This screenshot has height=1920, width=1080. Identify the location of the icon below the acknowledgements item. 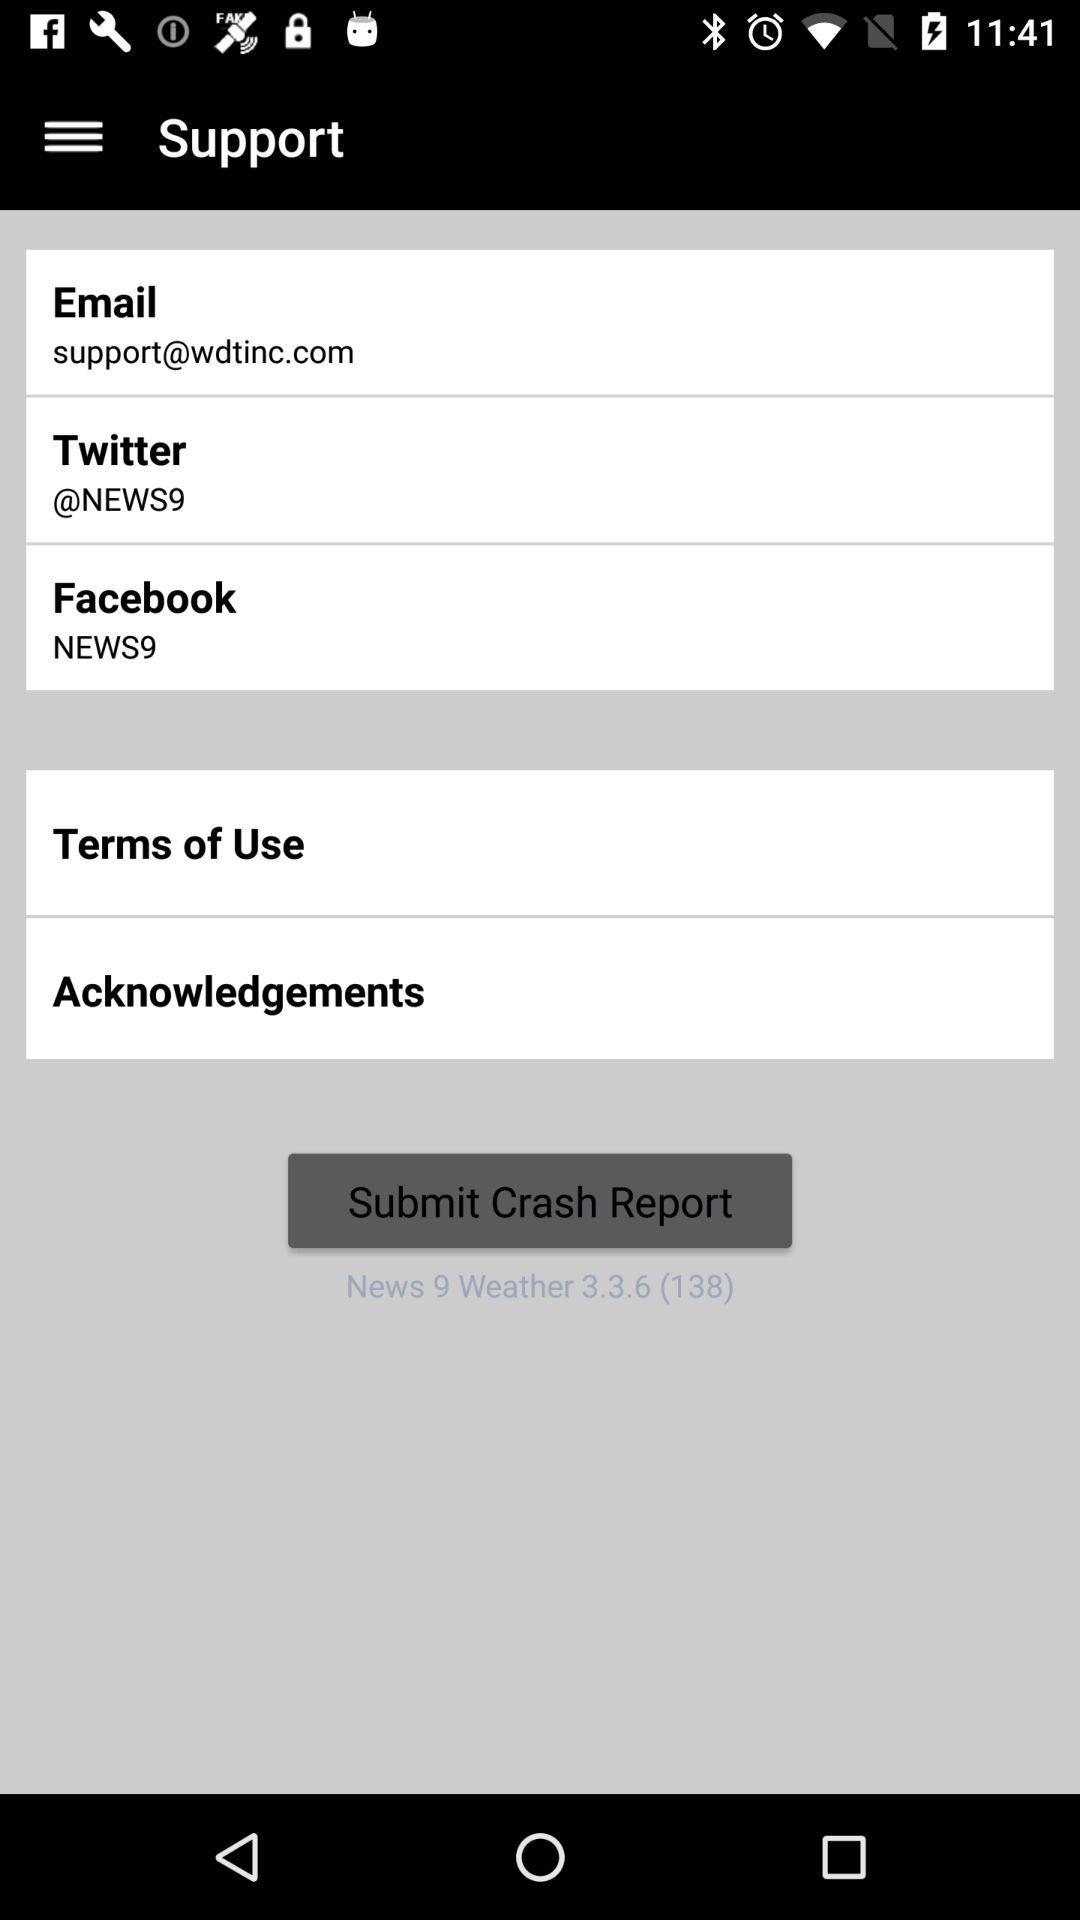
(540, 1200).